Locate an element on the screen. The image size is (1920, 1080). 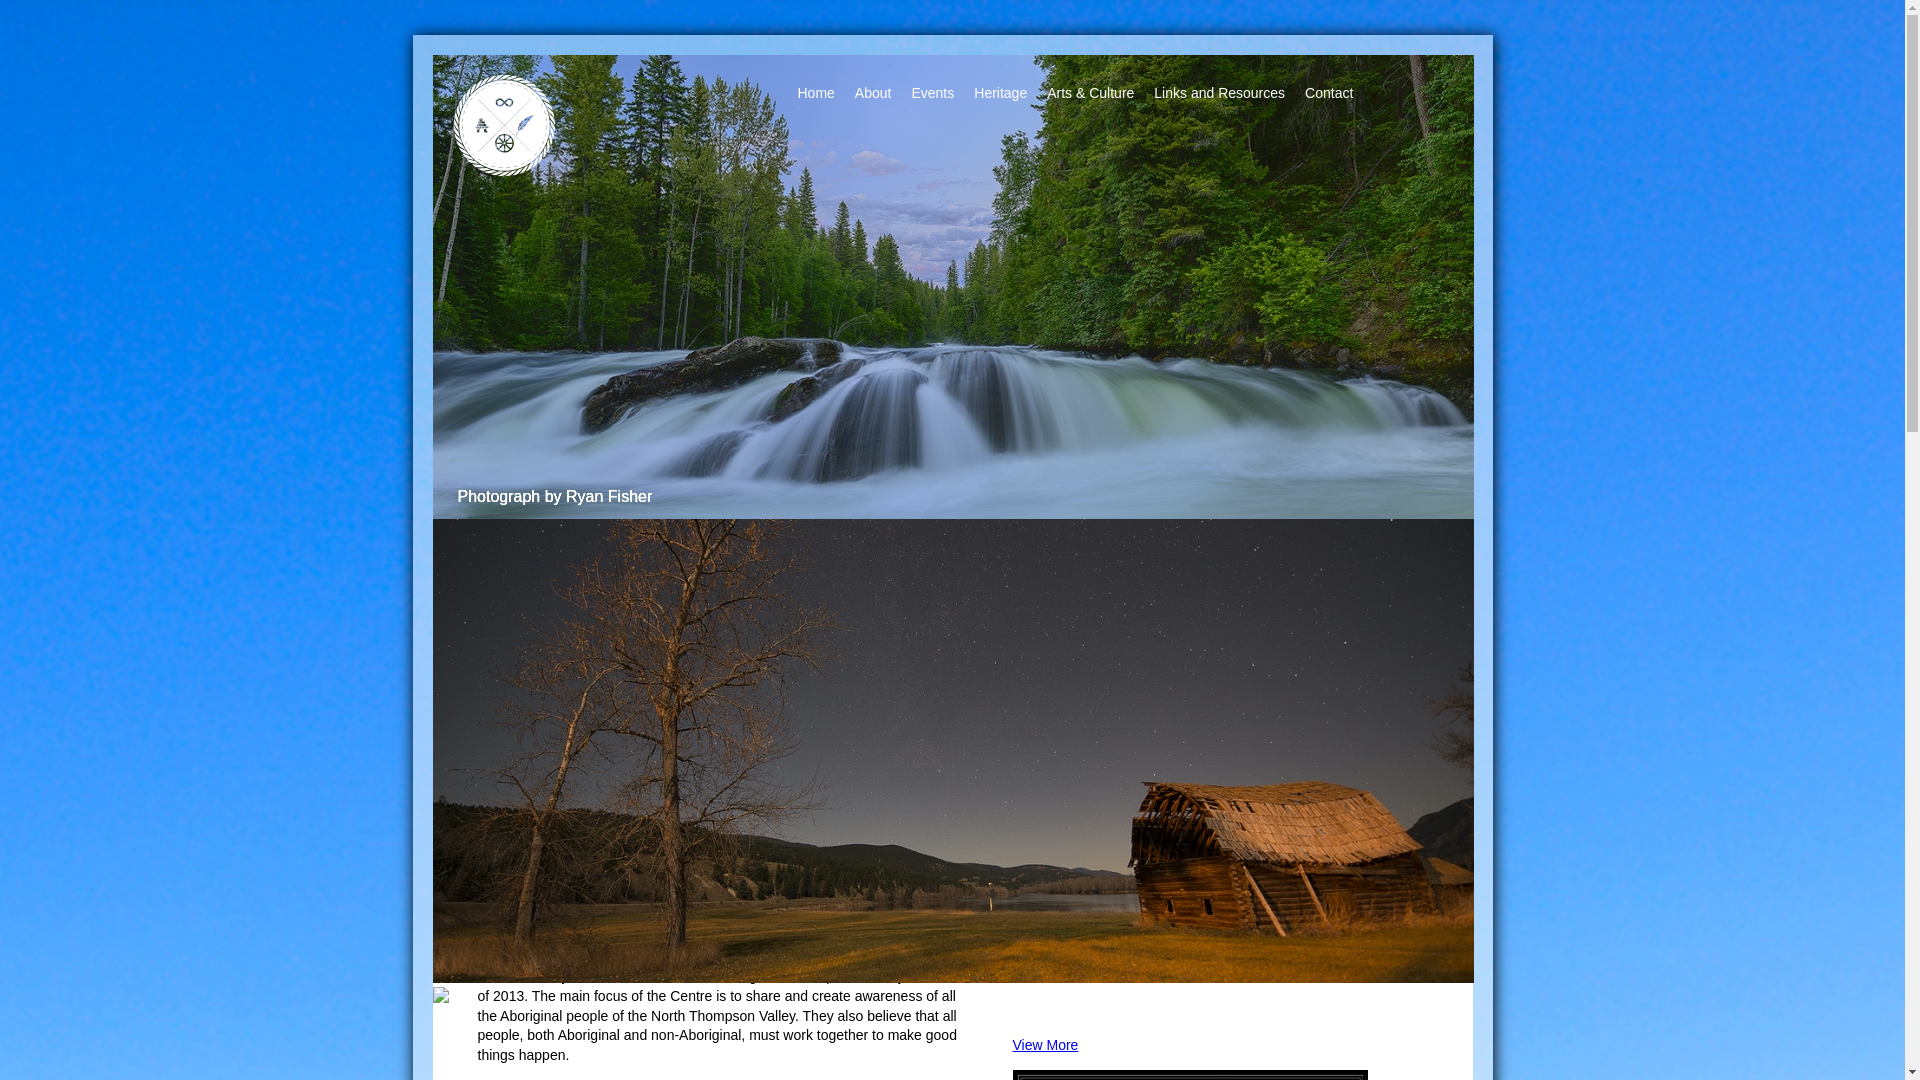
'Home' is located at coordinates (816, 93).